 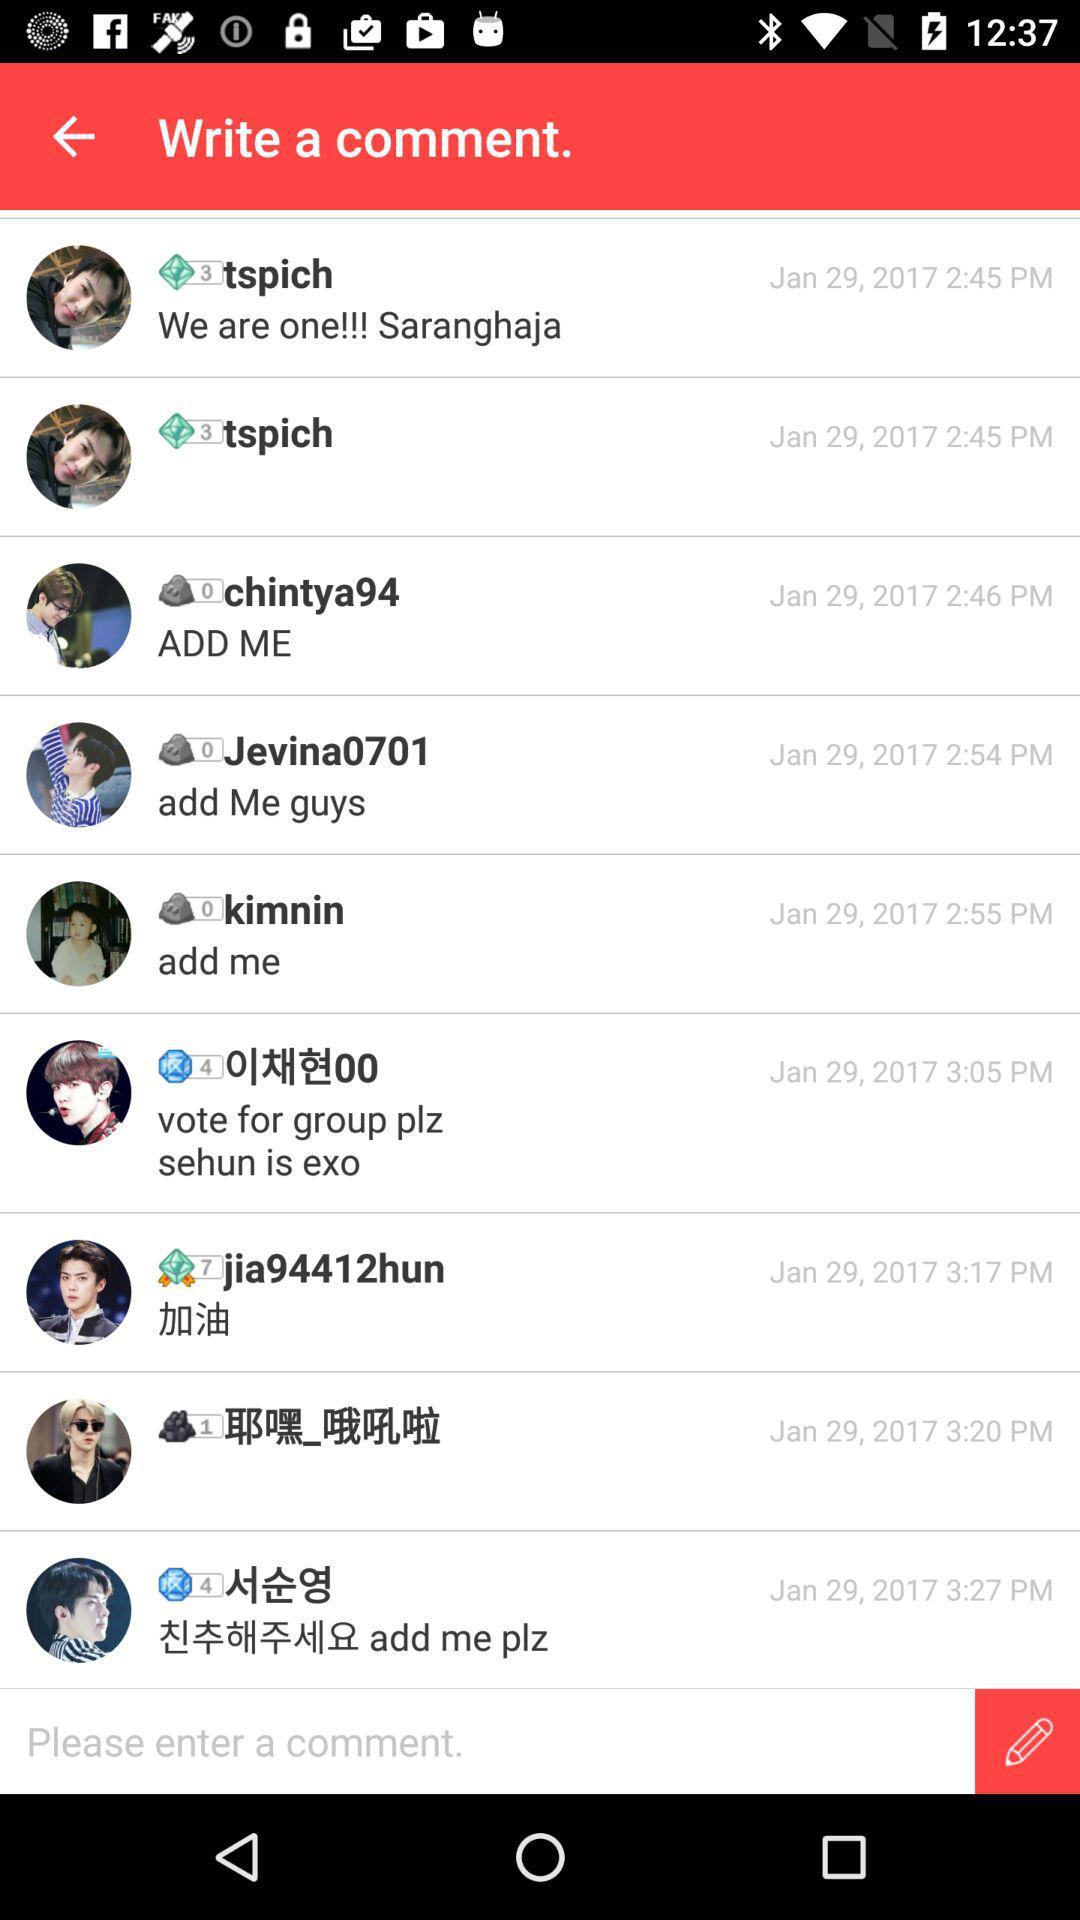 I want to click on write message, so click(x=1027, y=1740).